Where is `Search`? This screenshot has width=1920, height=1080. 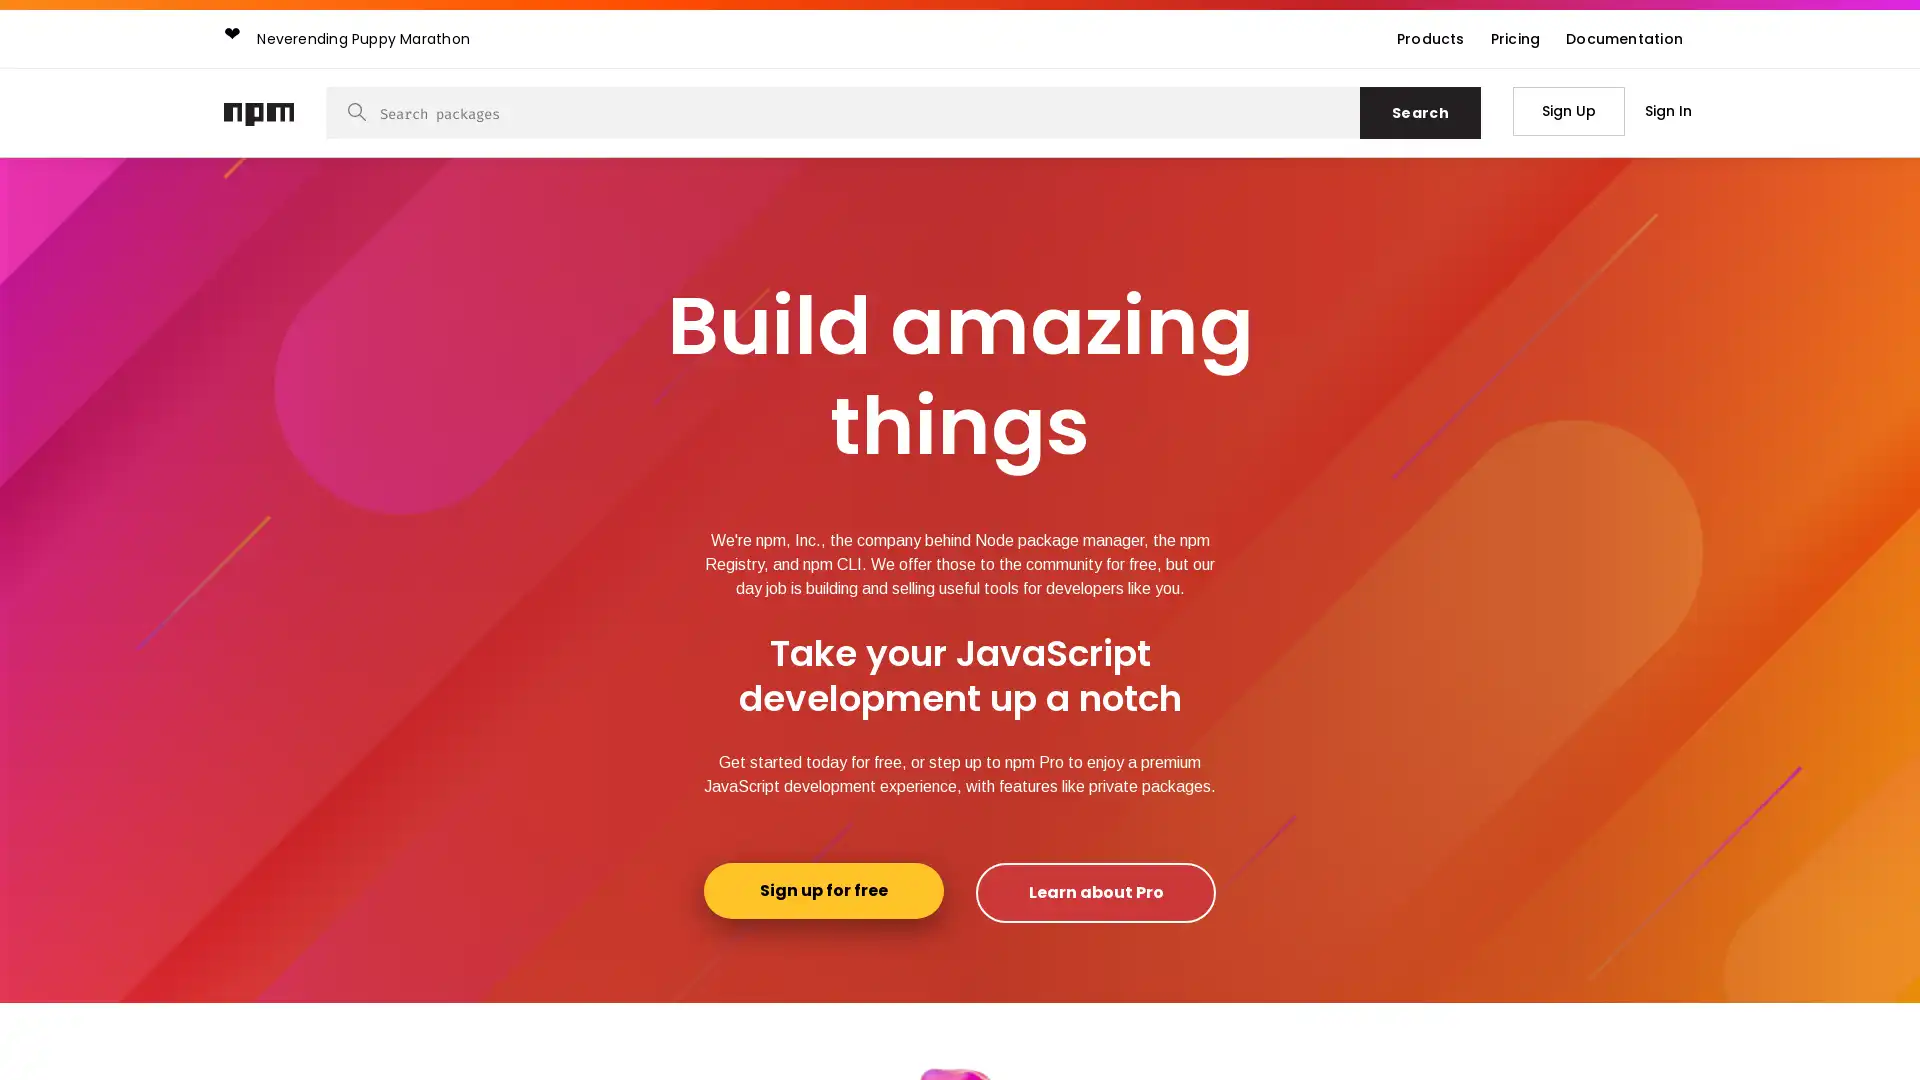 Search is located at coordinates (1419, 112).